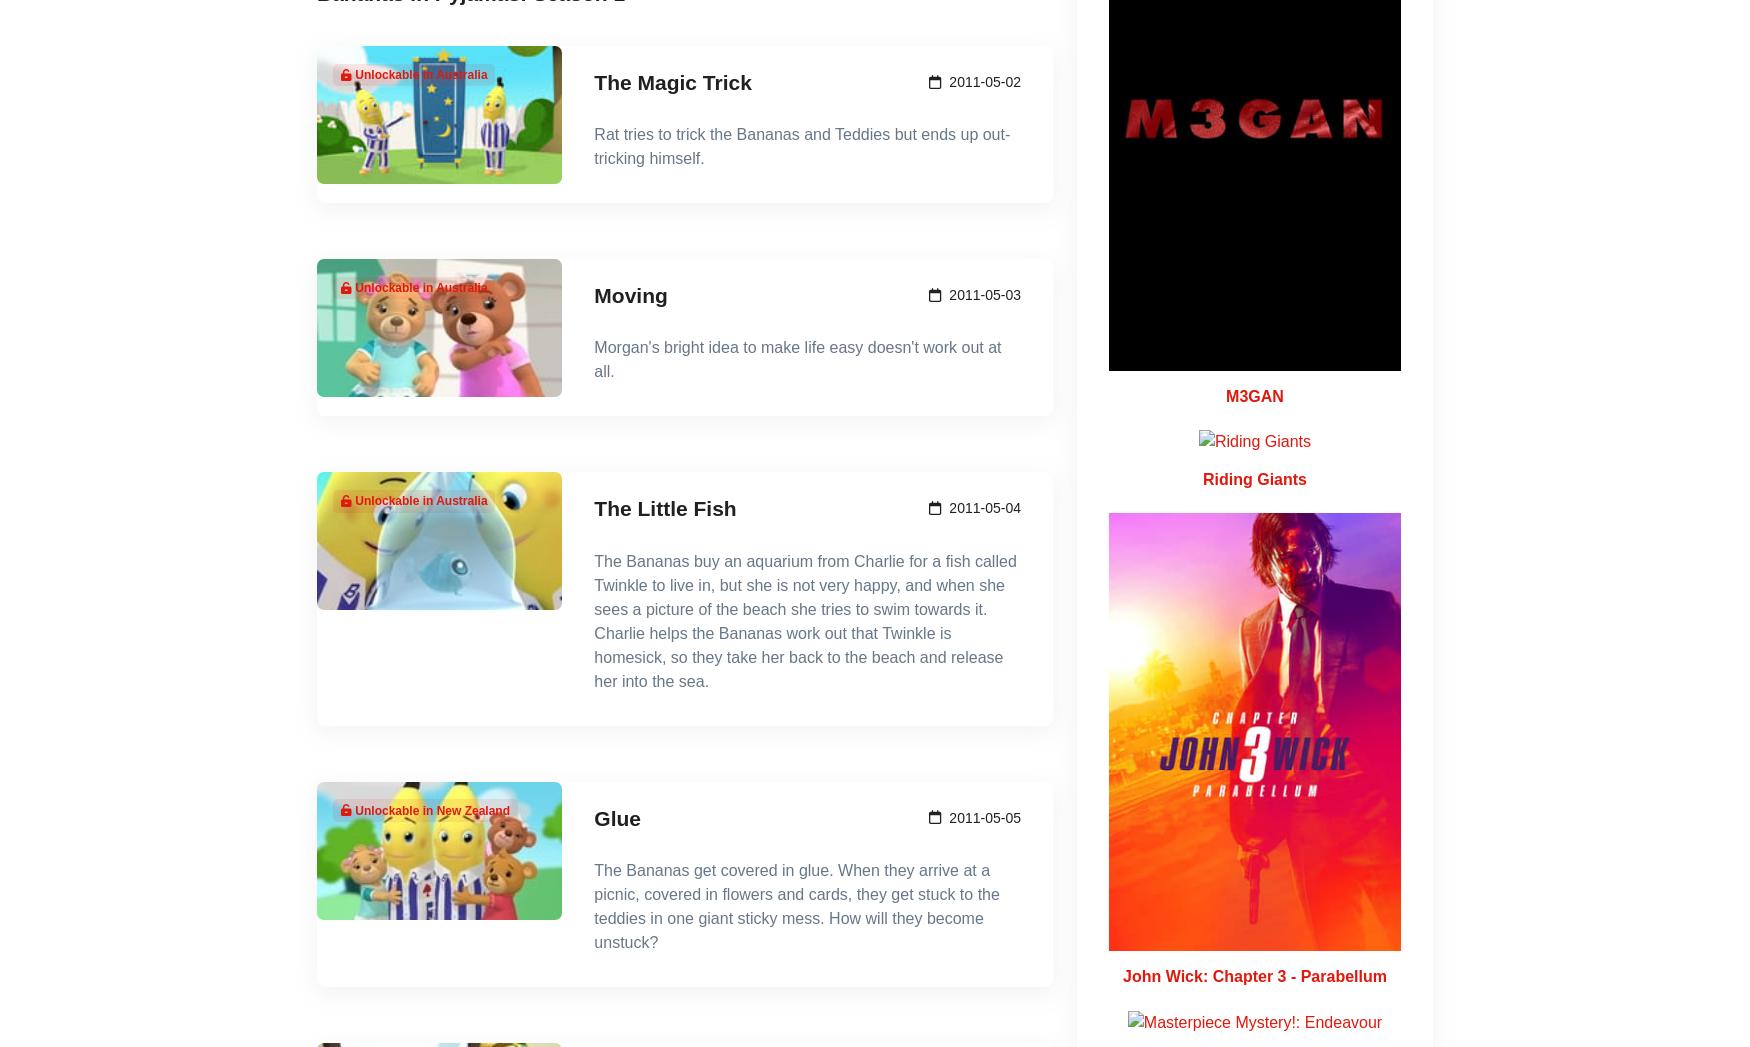 This screenshot has width=1750, height=1047. I want to click on 'Watch Now', so click(739, 564).